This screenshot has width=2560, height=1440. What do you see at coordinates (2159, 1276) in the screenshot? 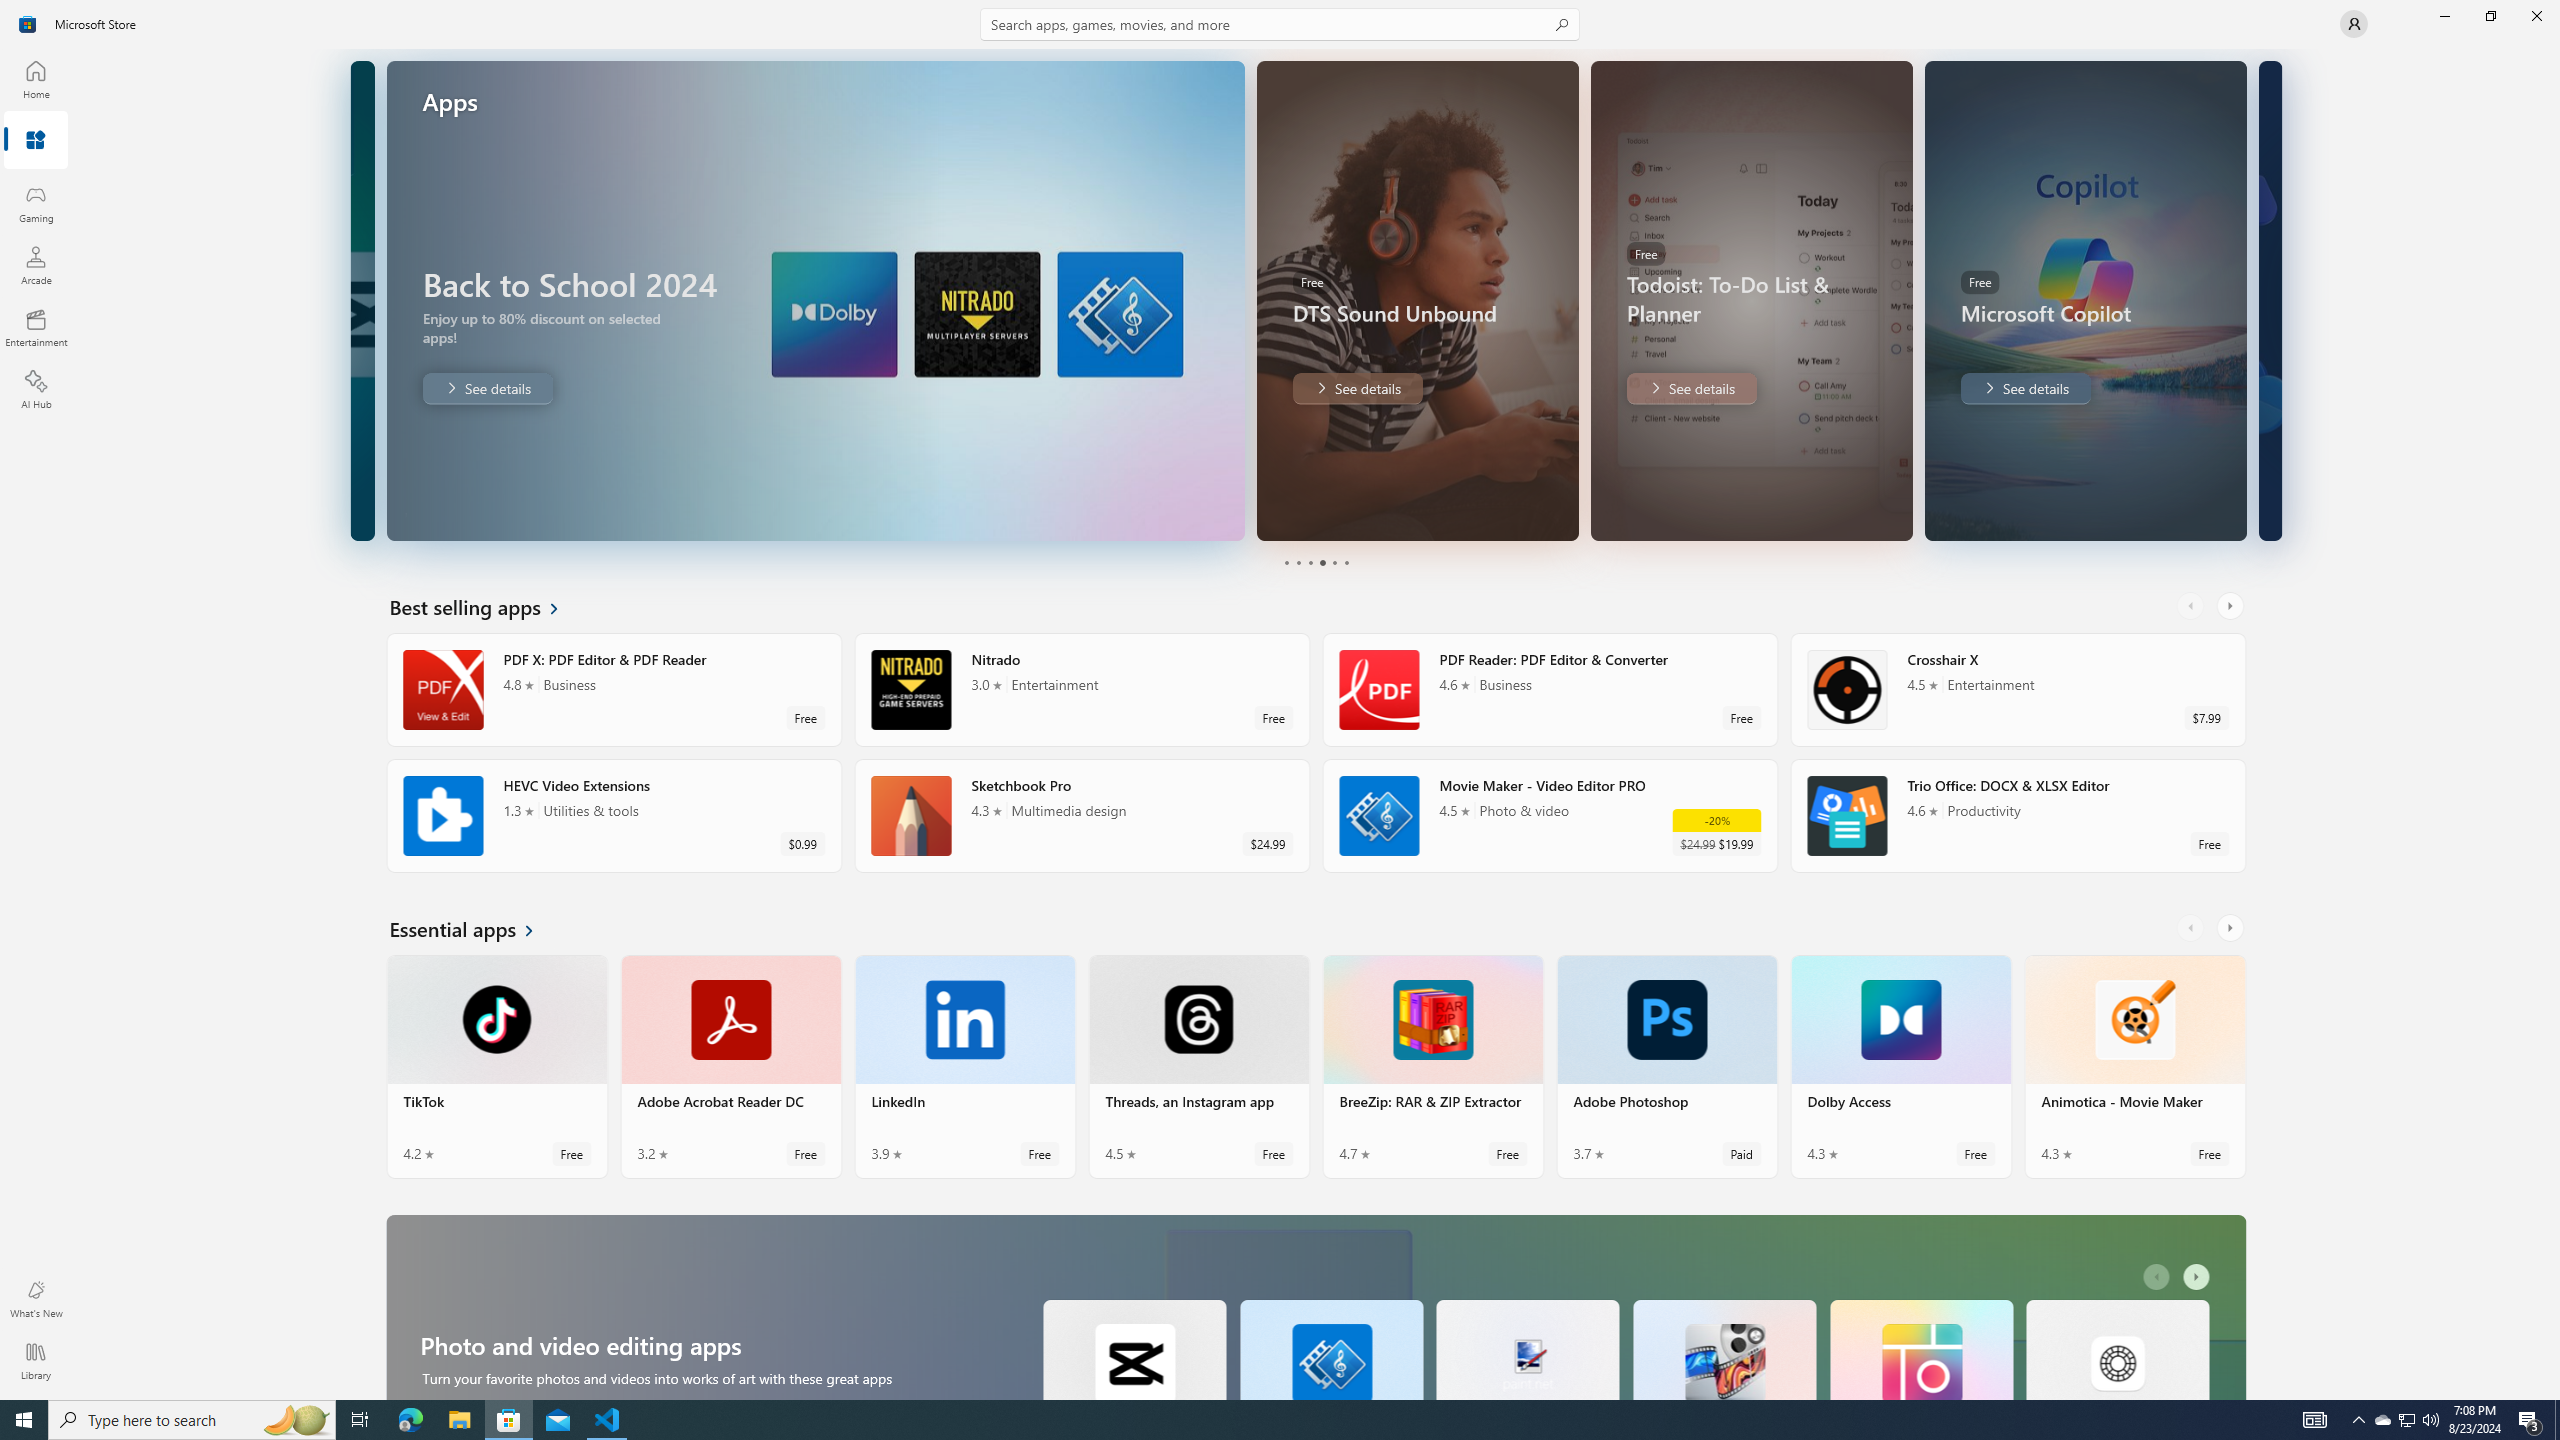
I see `'AutomationID: LeftScrollButton'` at bounding box center [2159, 1276].